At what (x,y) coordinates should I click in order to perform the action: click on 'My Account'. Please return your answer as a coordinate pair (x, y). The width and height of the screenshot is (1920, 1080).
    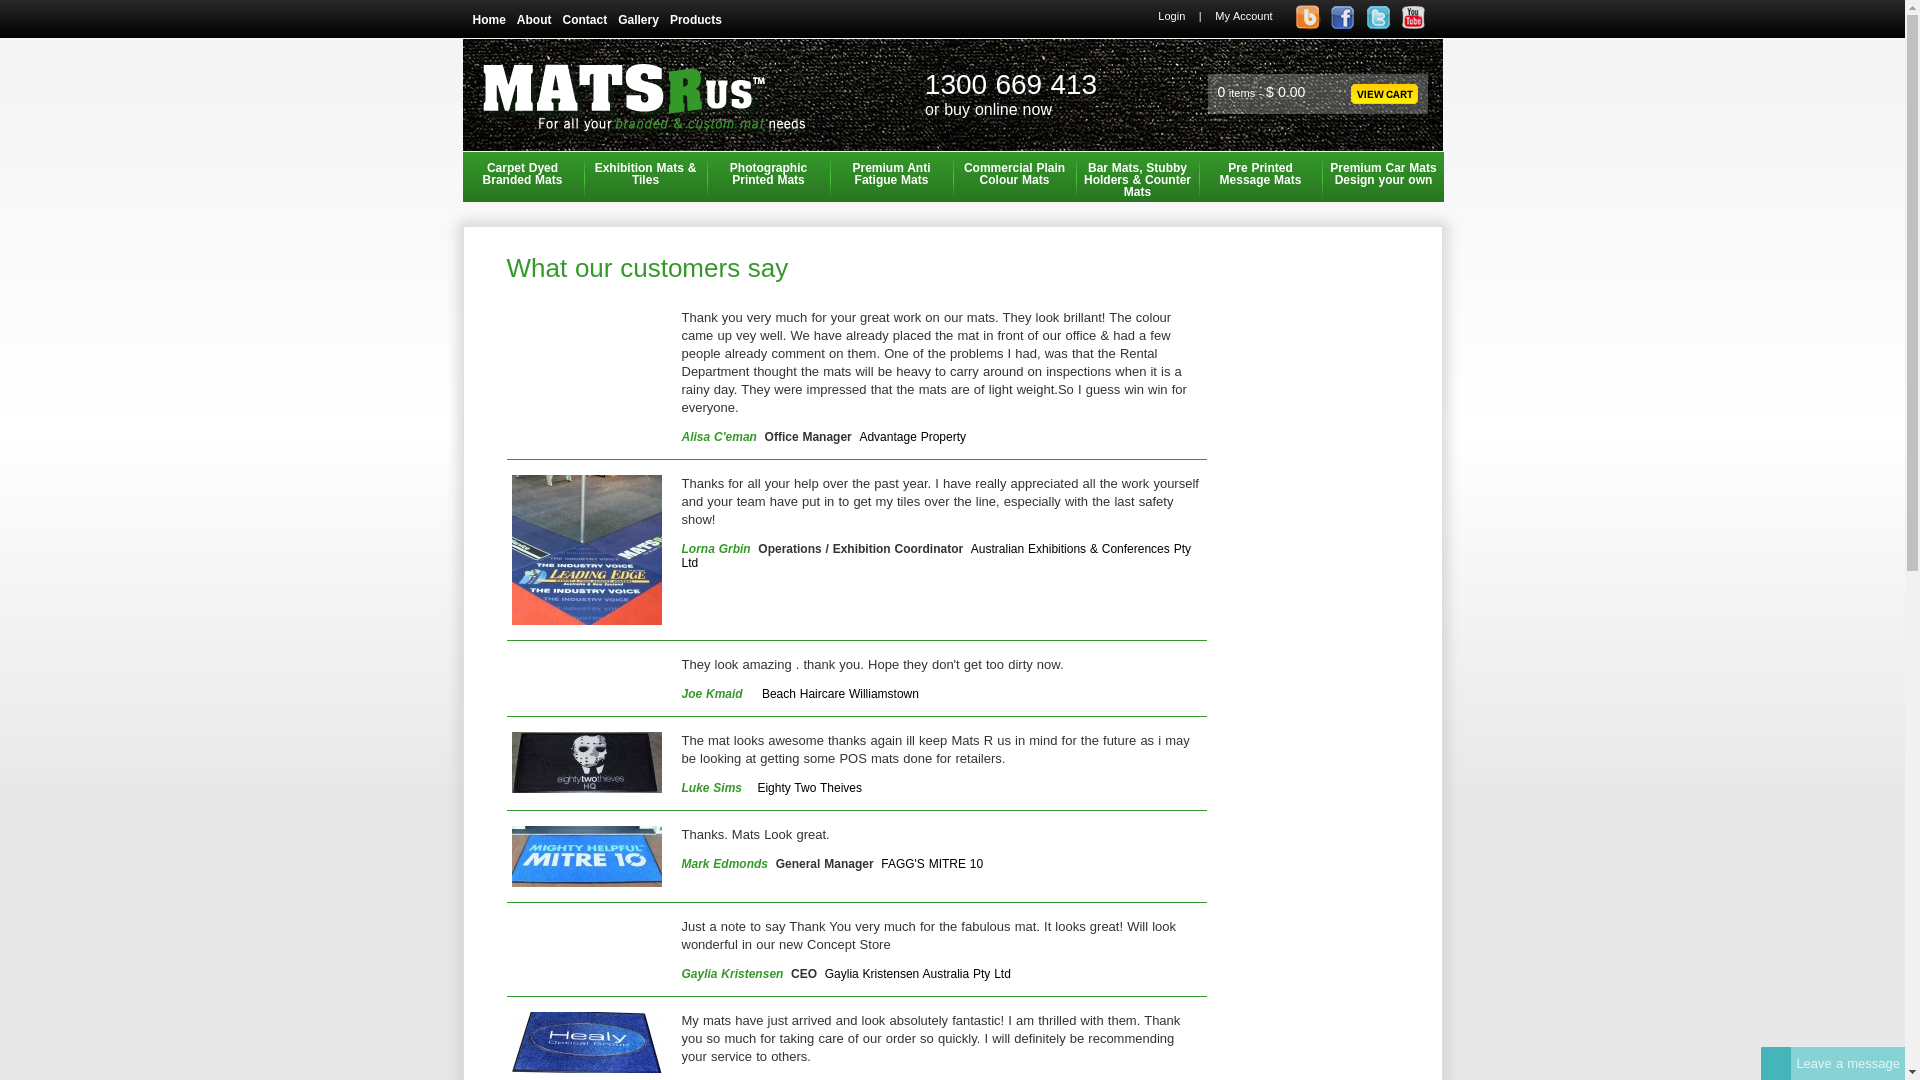
    Looking at the image, I should click on (1242, 15).